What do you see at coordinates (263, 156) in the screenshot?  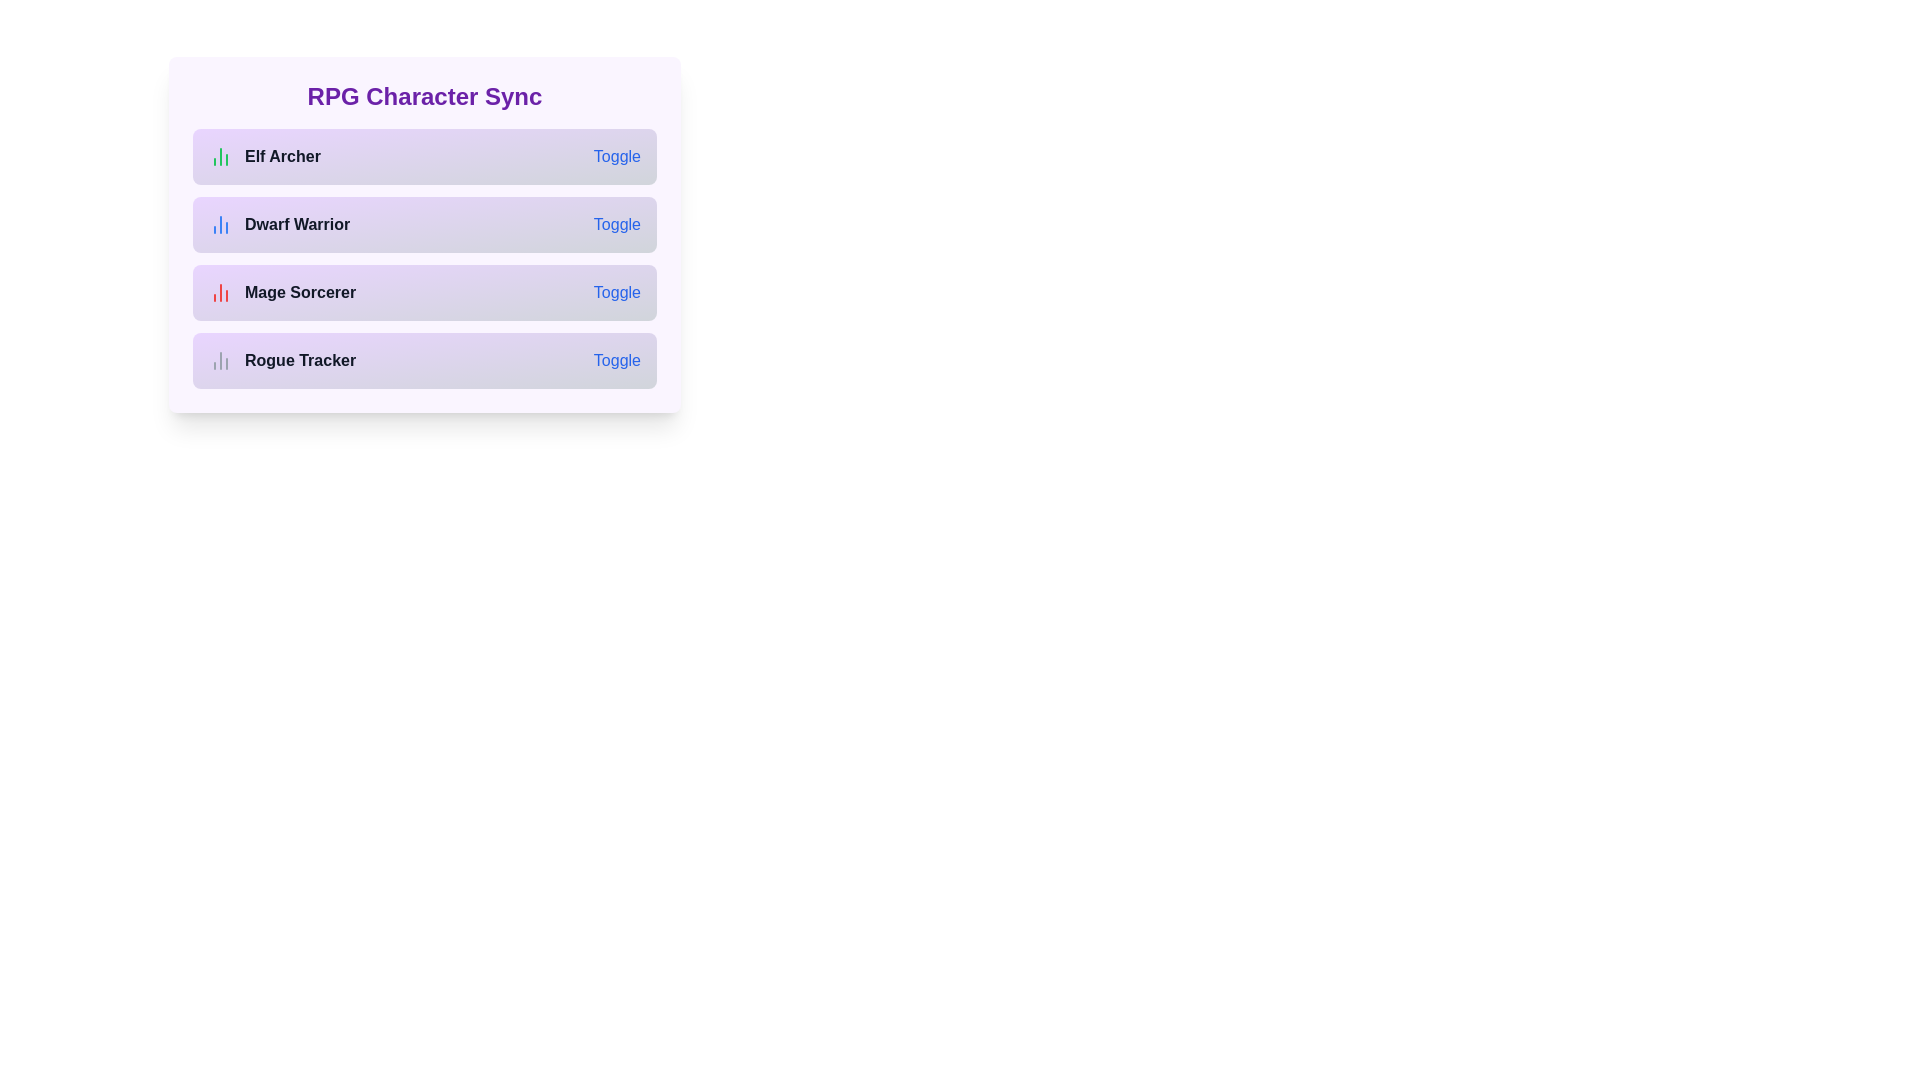 I see `text label 'Elf Archer' that is styled in bold gray color and is located in the first row of the 'RPG Character Sync' panel, positioned to the left of the 'Toggle' button` at bounding box center [263, 156].